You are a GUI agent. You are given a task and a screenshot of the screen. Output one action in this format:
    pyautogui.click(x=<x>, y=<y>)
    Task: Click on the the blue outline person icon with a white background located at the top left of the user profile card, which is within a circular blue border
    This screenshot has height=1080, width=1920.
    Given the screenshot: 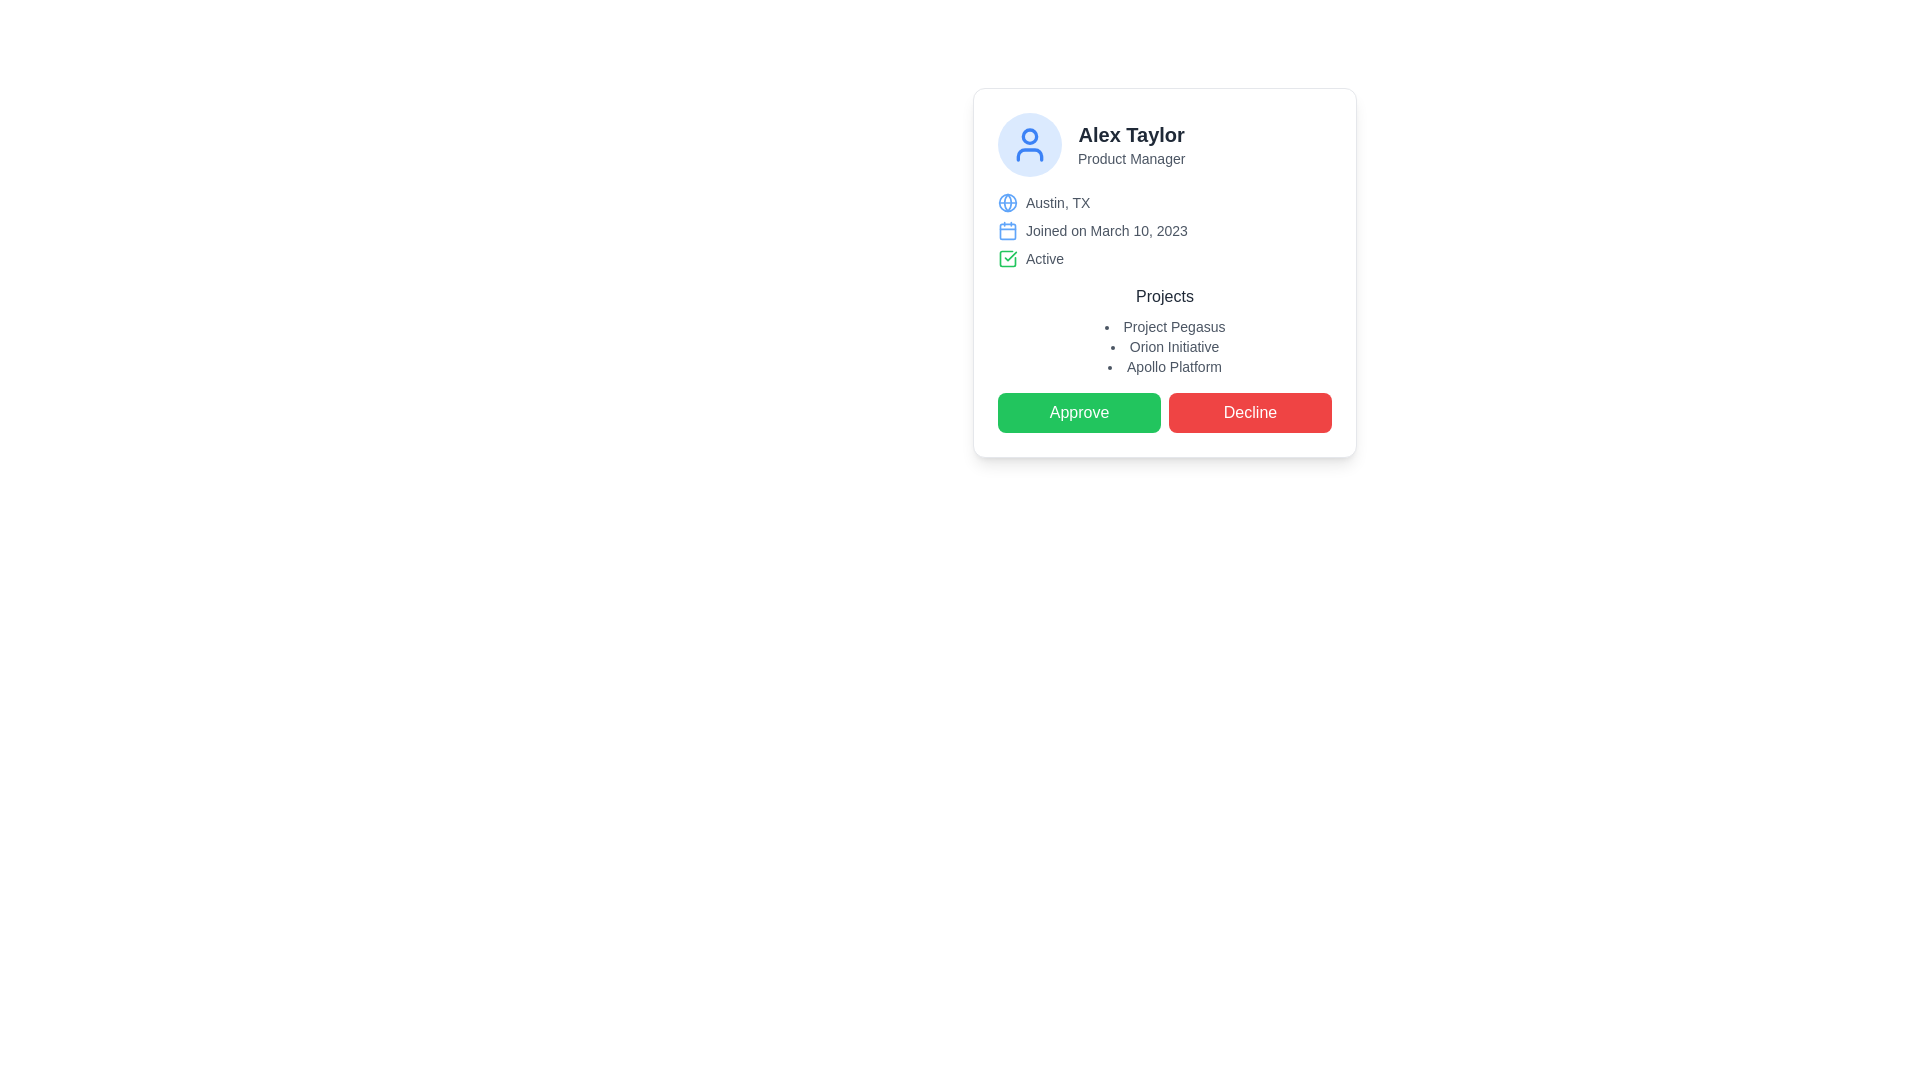 What is the action you would take?
    pyautogui.click(x=1030, y=144)
    